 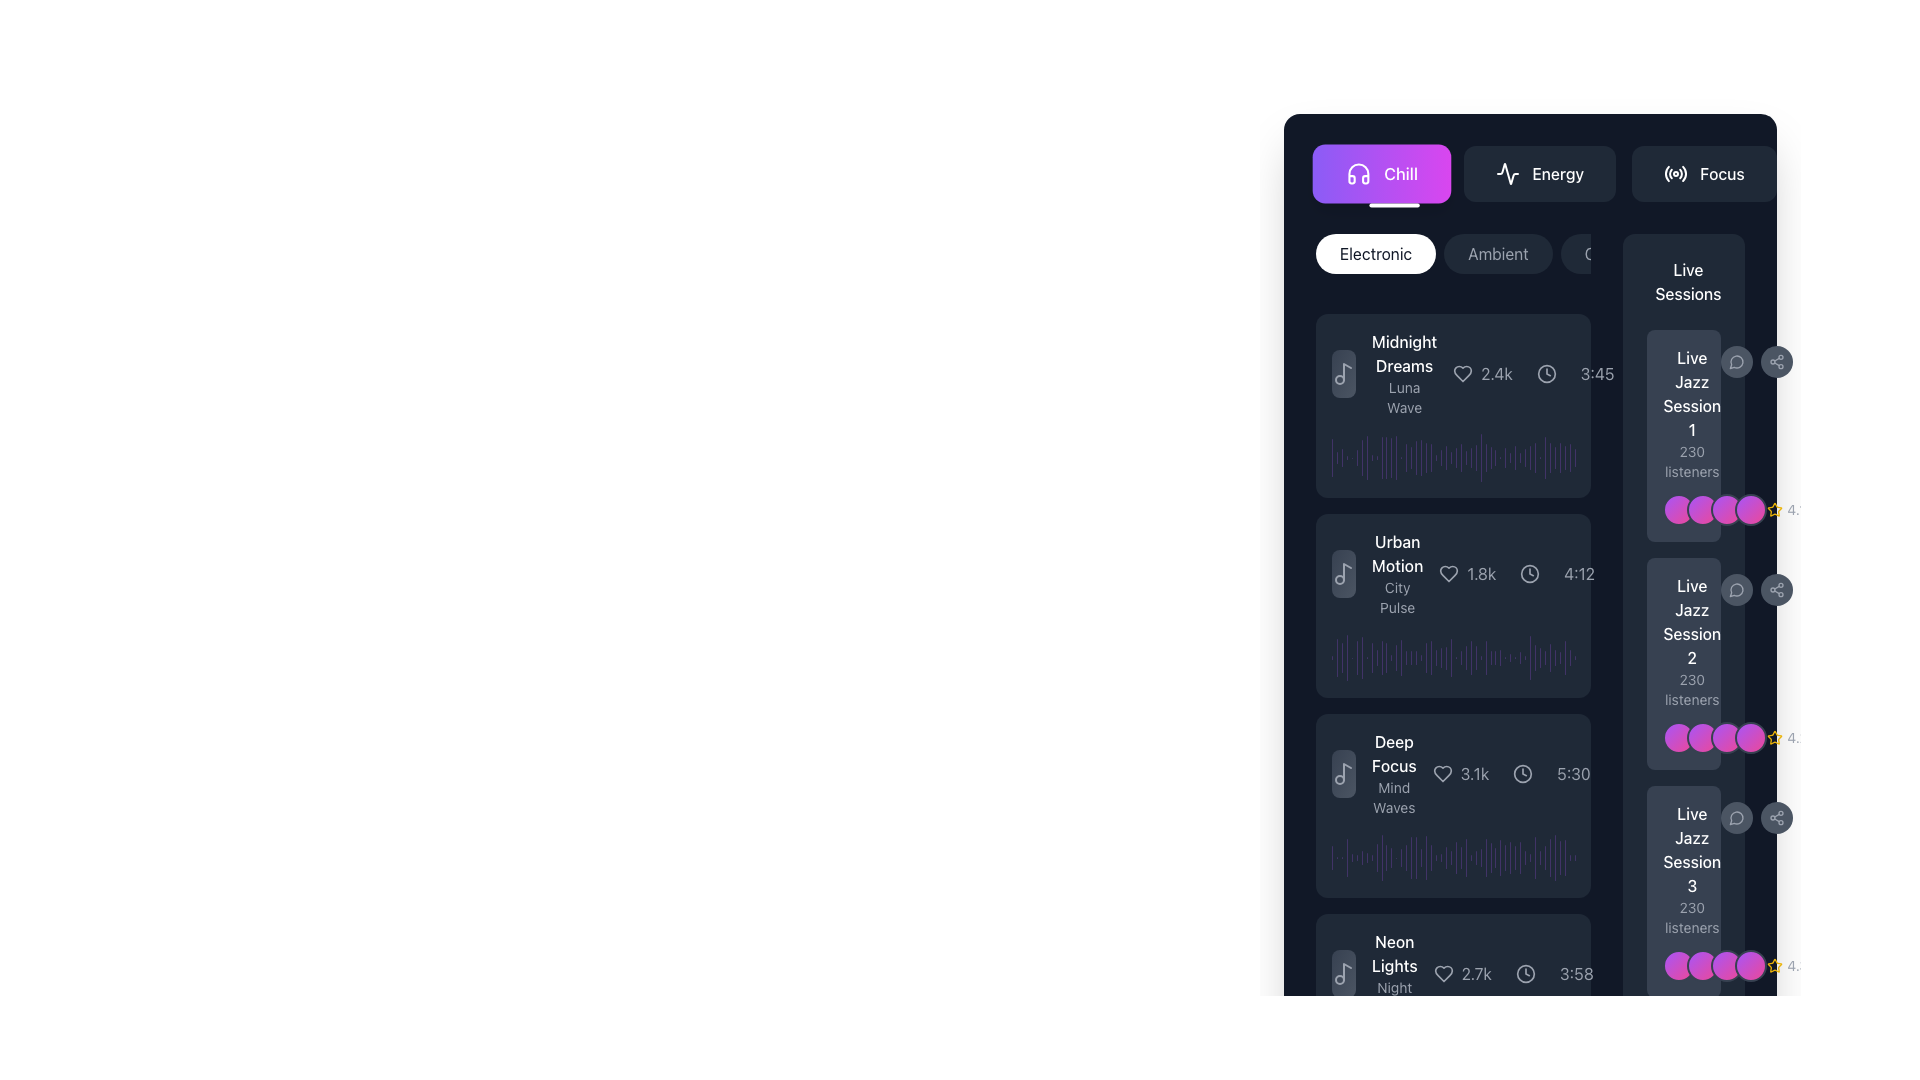 I want to click on the second circular icon with a gradient color transitioning from purple to pink, which is part of a group of similar icons located near the right side of the interface, adjacent to the 'Live Jazz Session' section, so click(x=1702, y=964).